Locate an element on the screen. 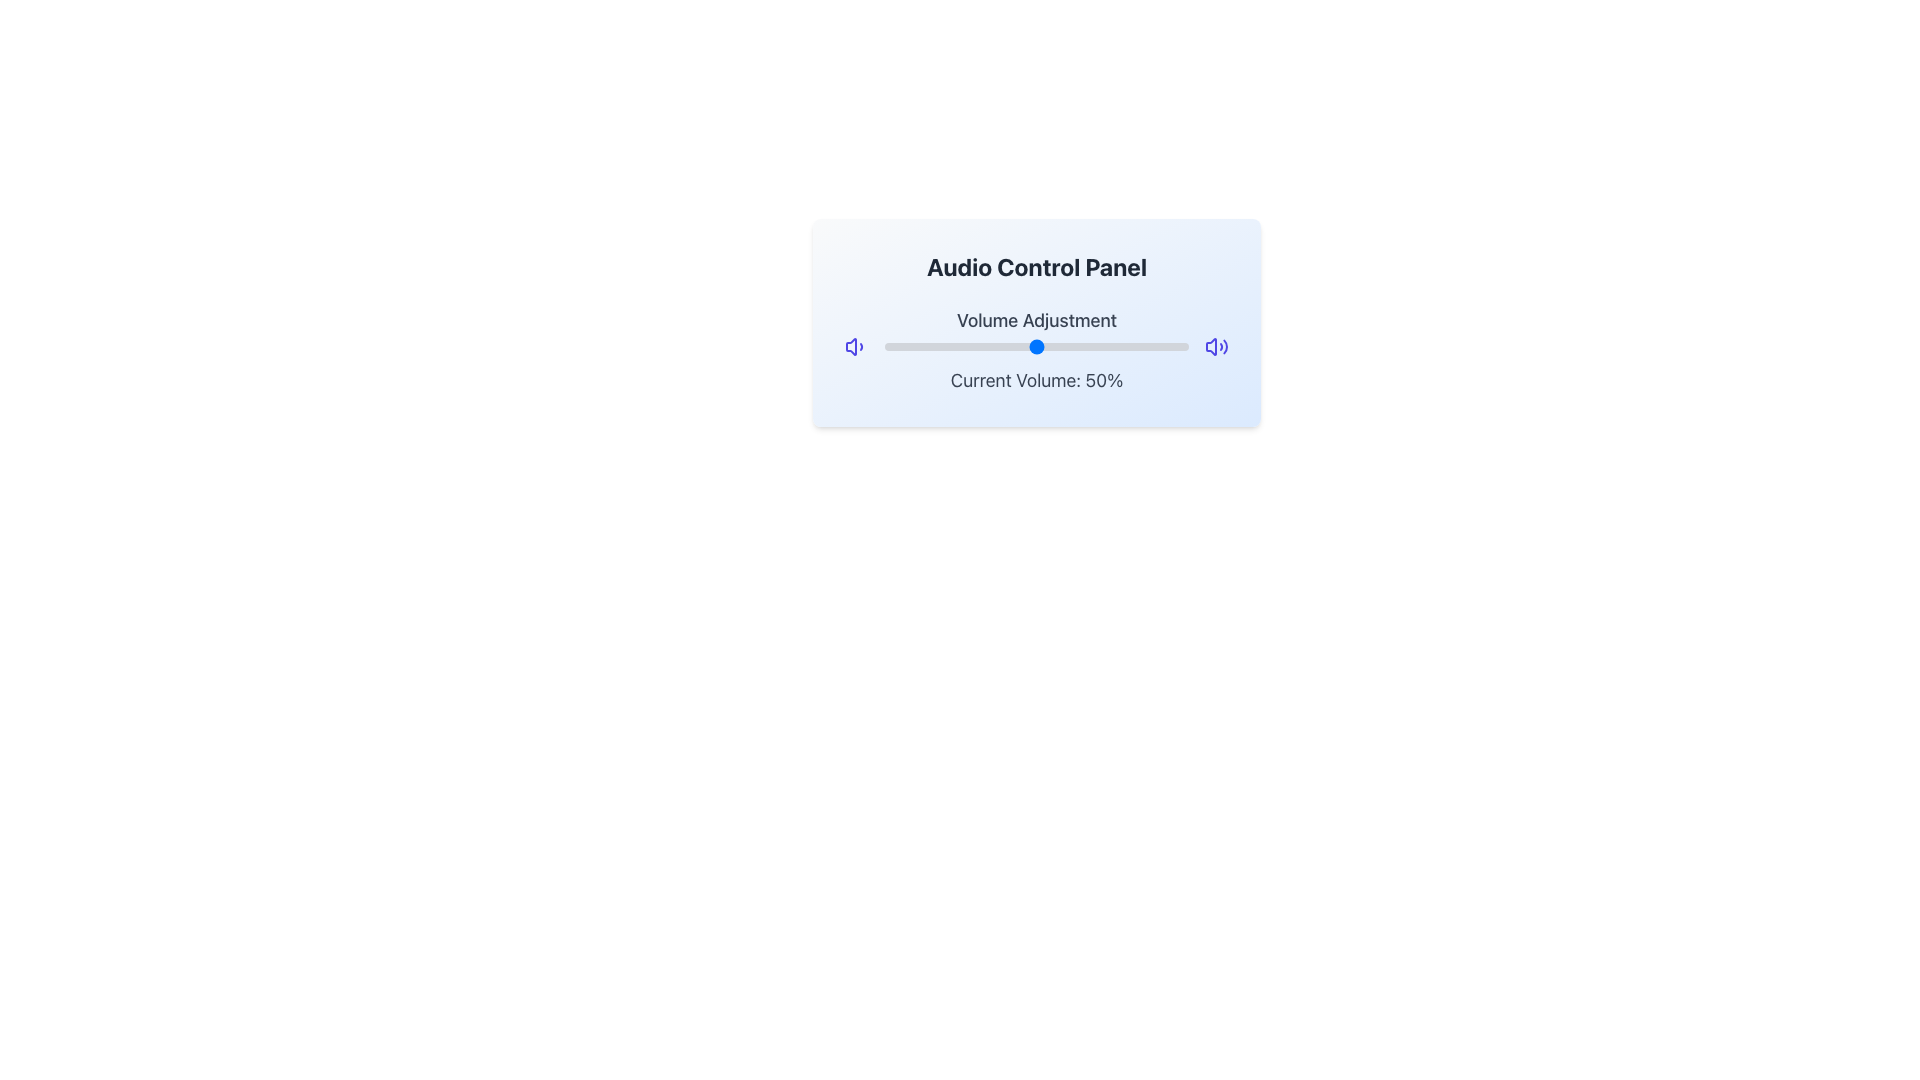 This screenshot has width=1920, height=1080. the slider is located at coordinates (1036, 346).